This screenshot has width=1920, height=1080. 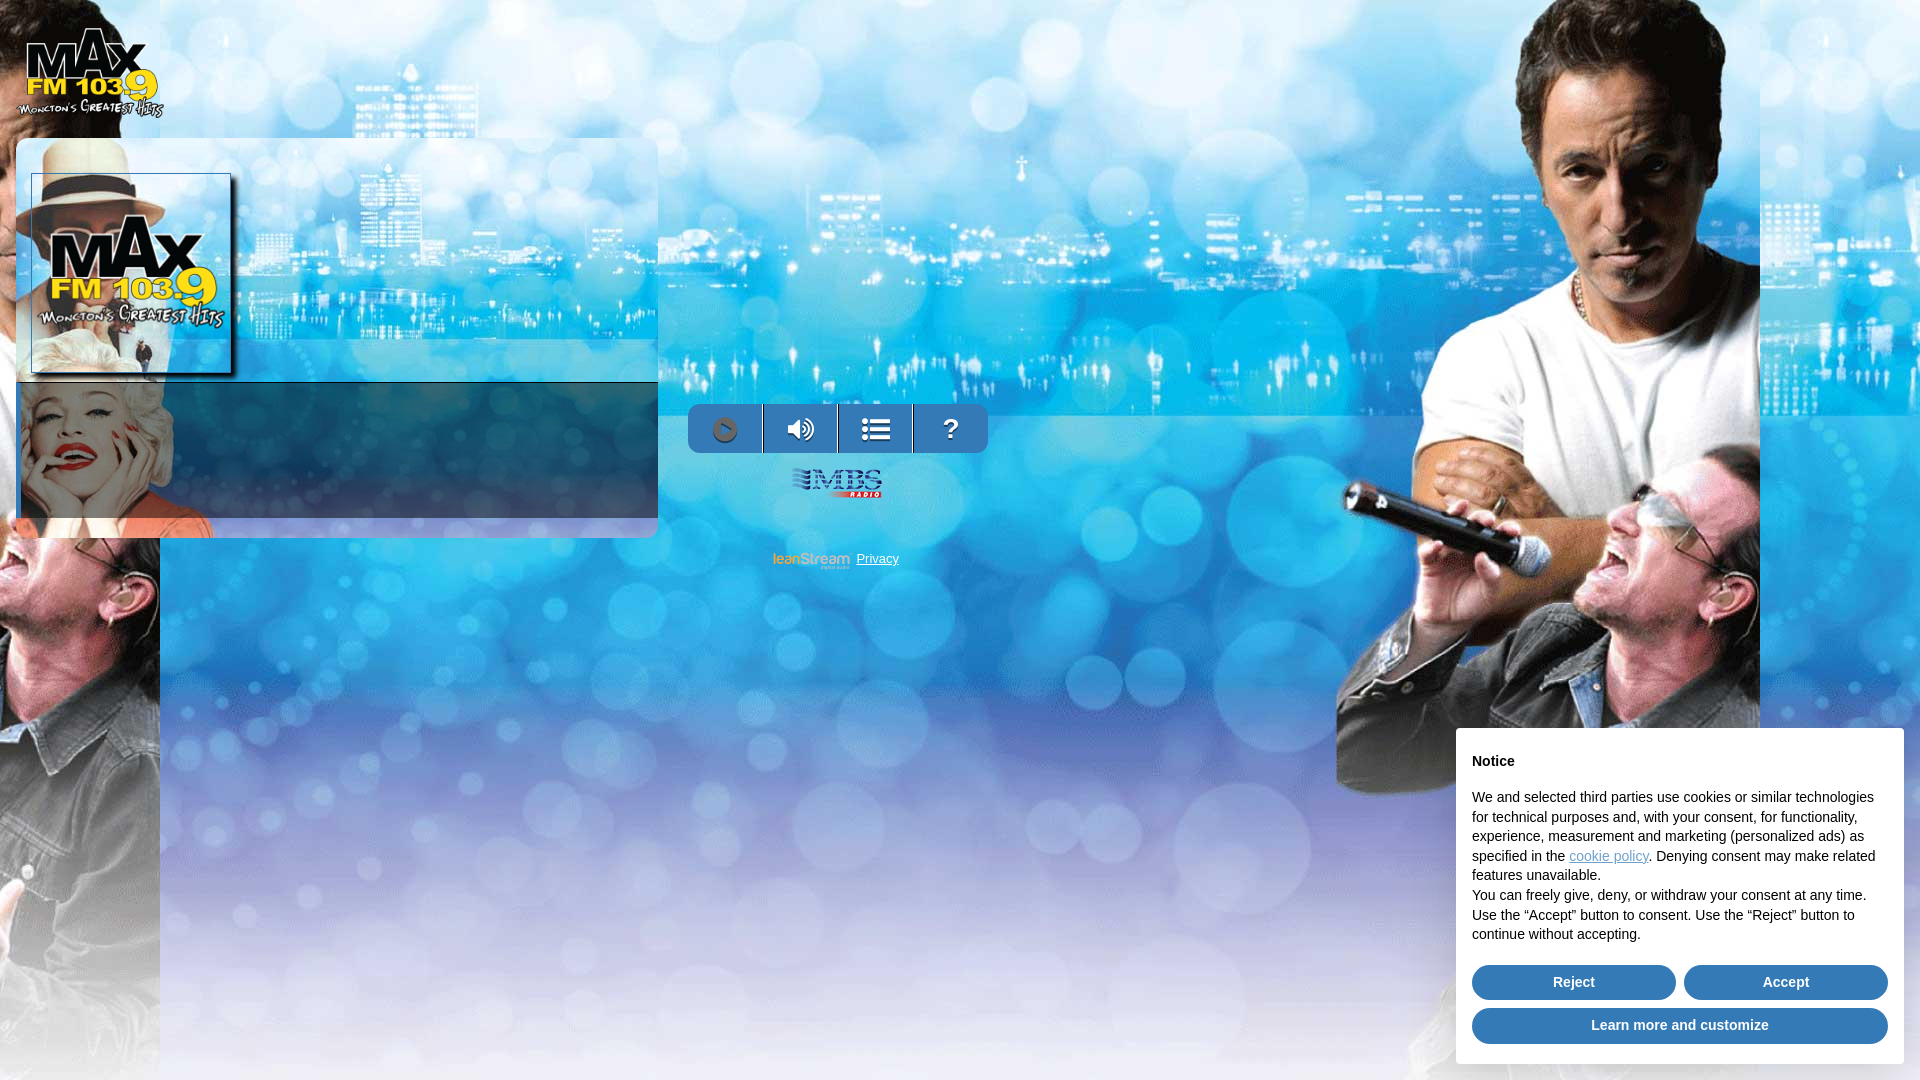 I want to click on 'Reject', so click(x=1472, y=982).